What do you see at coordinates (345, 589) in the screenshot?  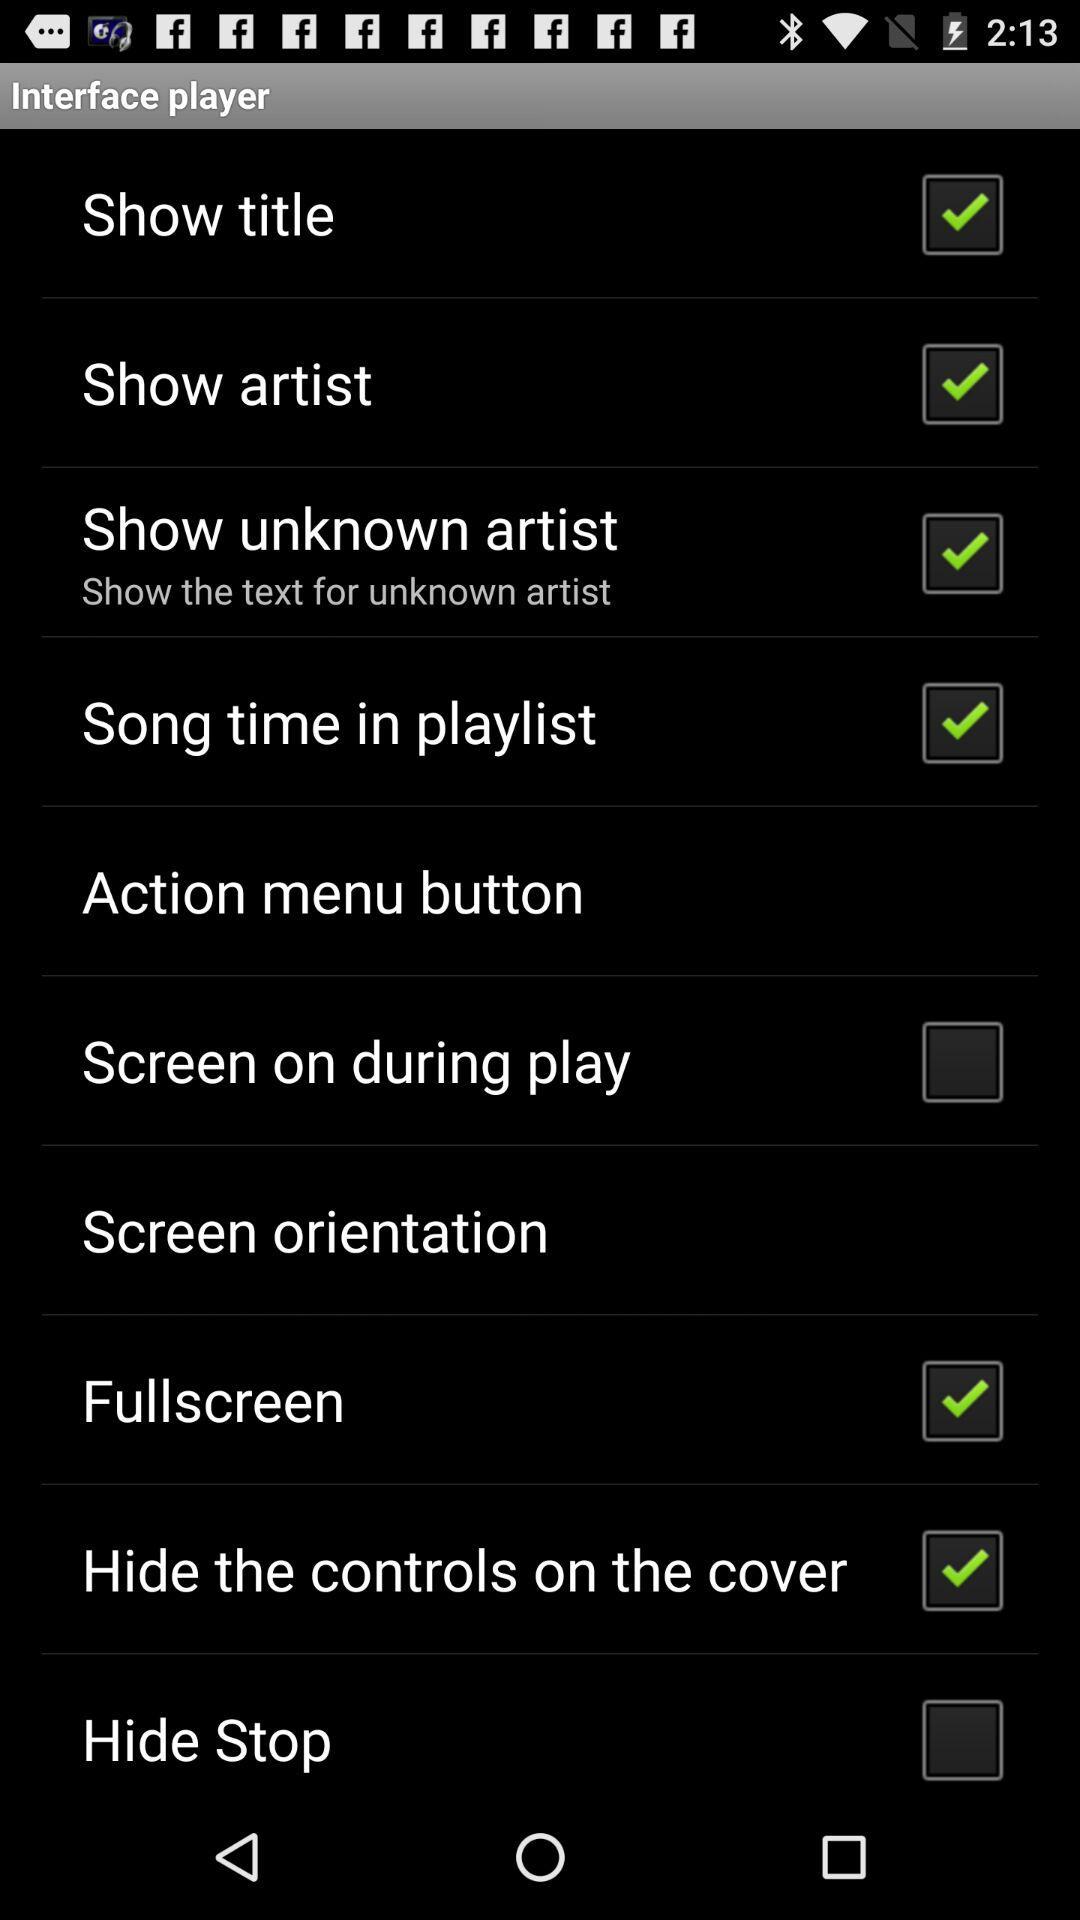 I see `icon below the show unknown artist app` at bounding box center [345, 589].